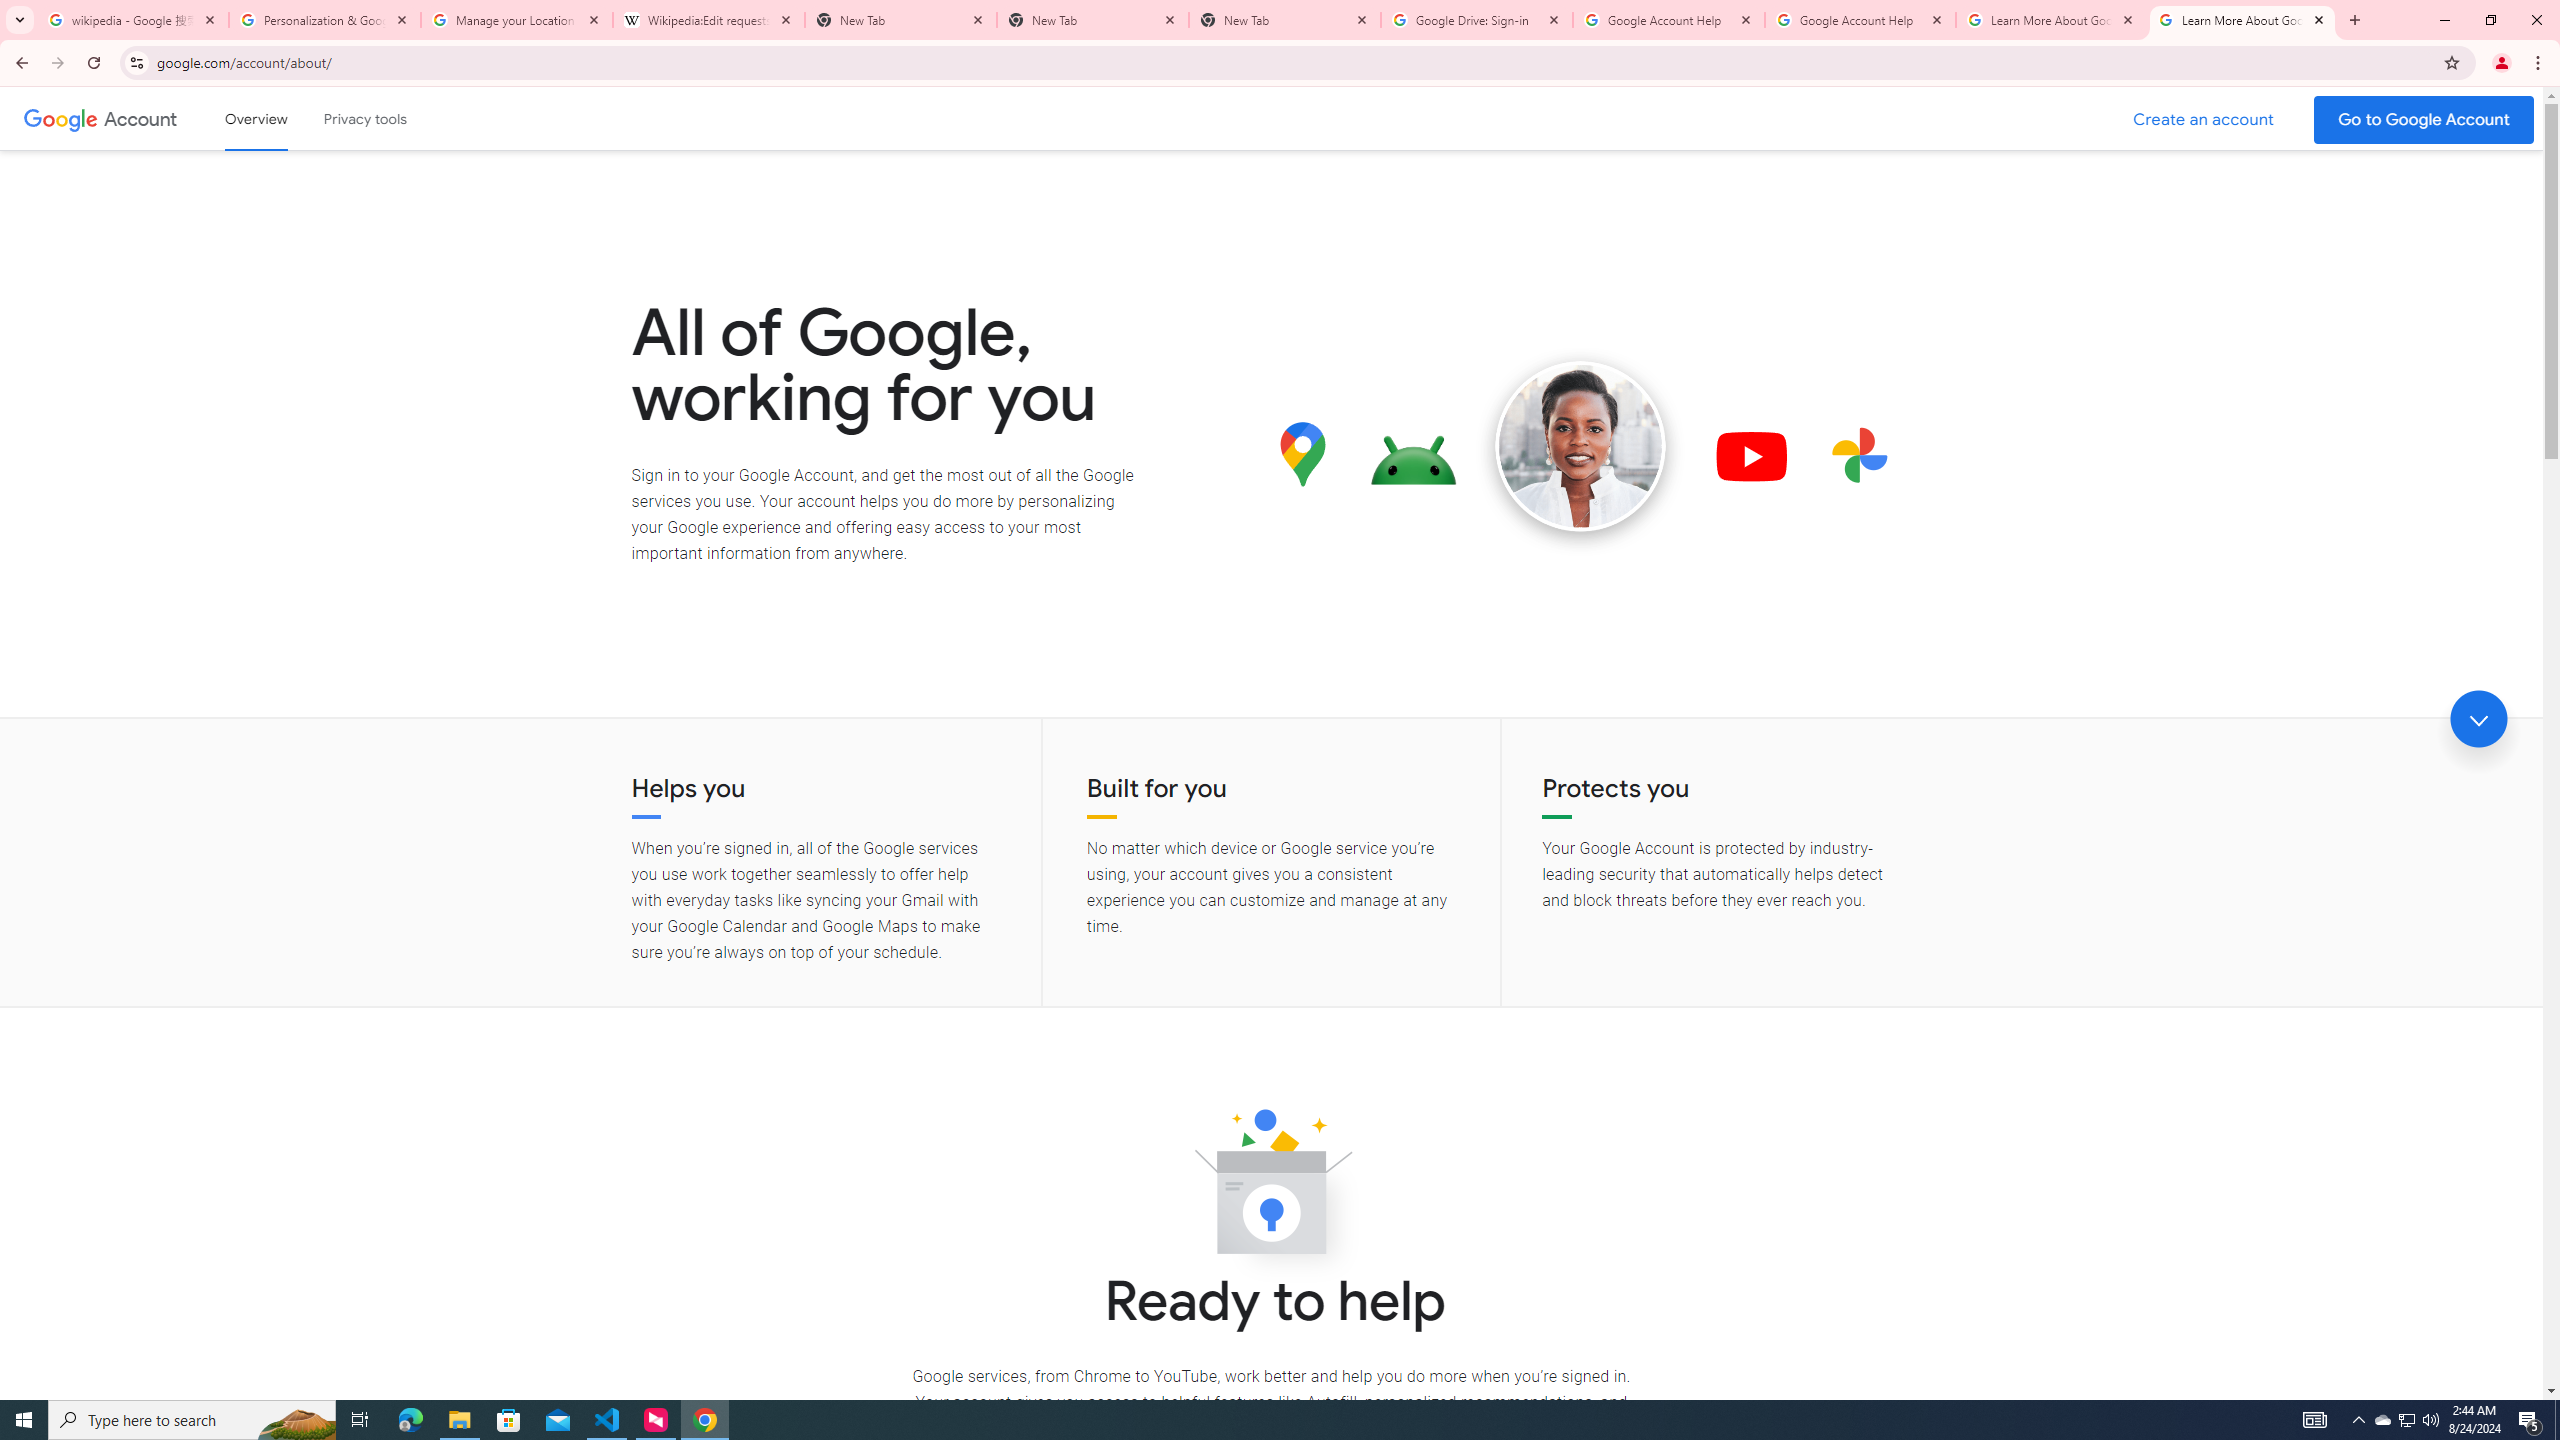  Describe the element at coordinates (1668, 19) in the screenshot. I see `'Google Account Help'` at that location.